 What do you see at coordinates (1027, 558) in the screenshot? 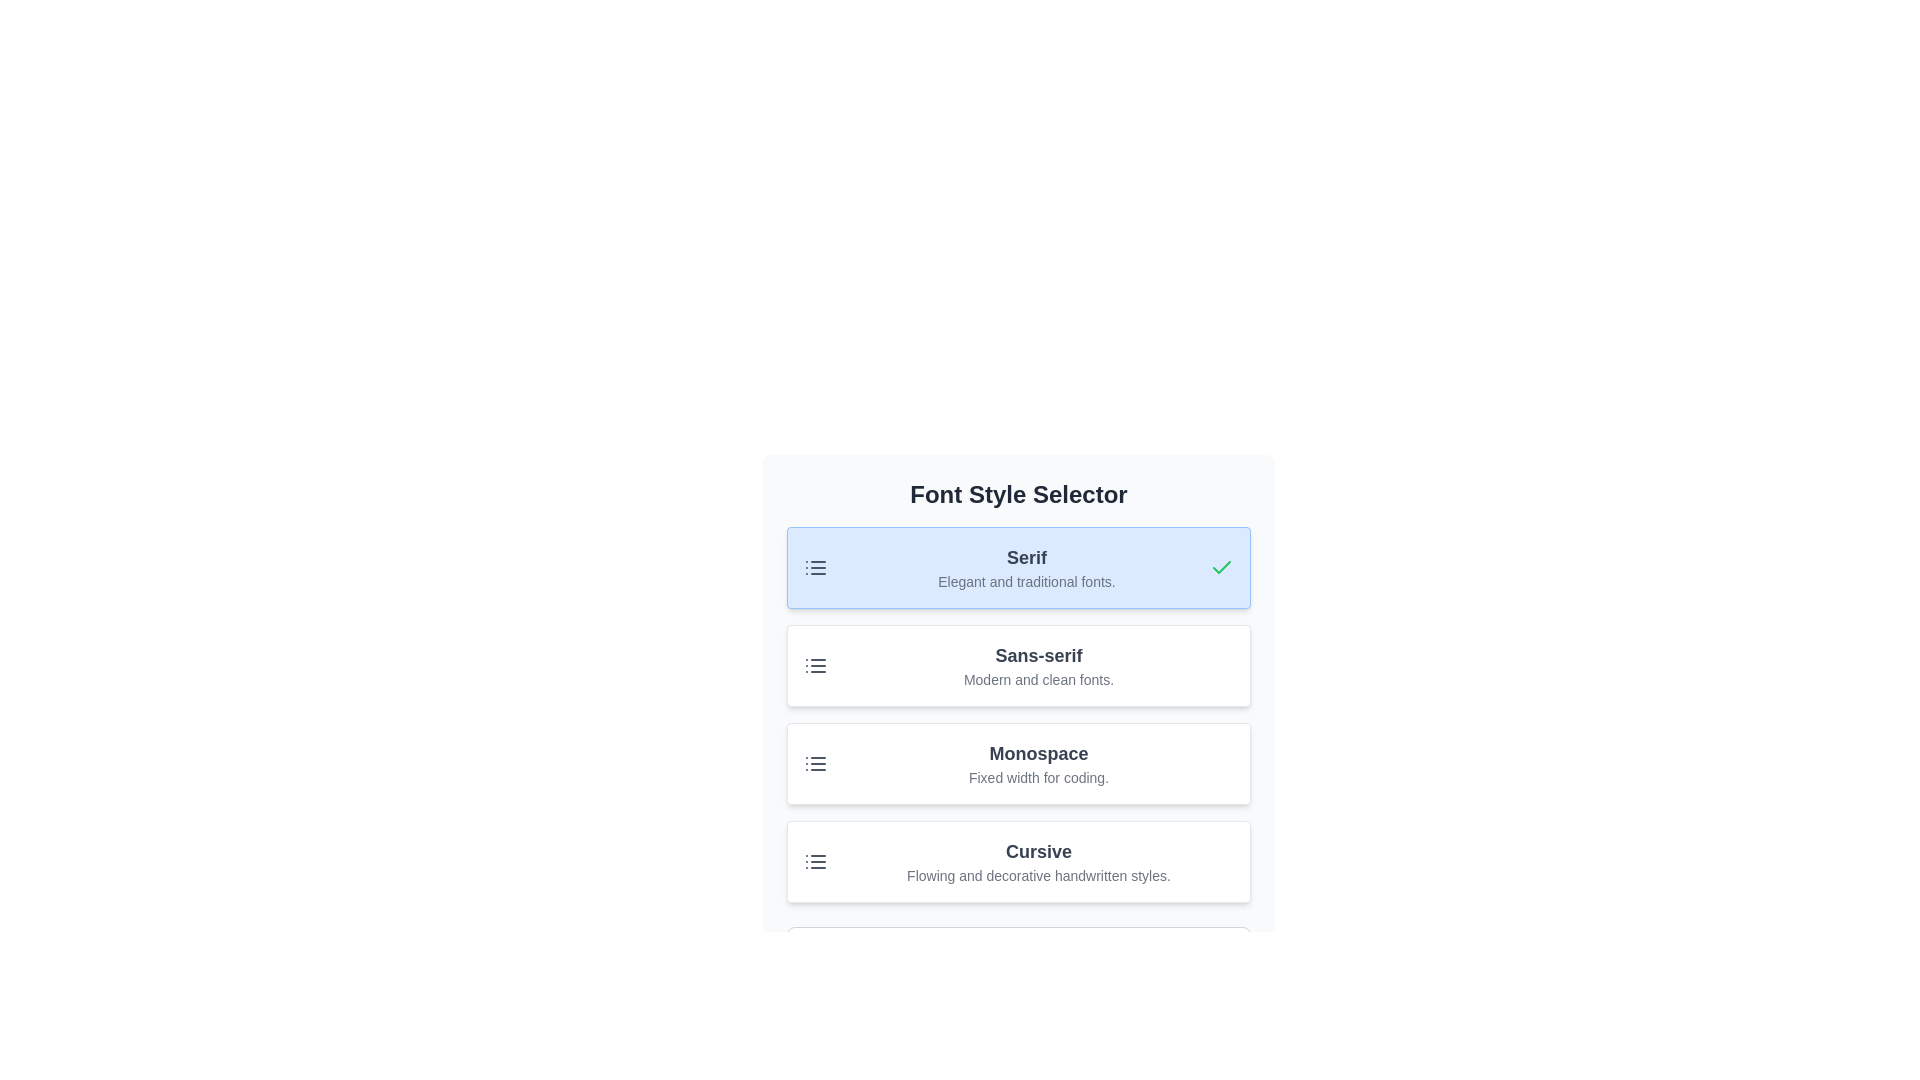
I see `label 'Serif' which is styled in bold and larger font at the top of the Font Style Selector section` at bounding box center [1027, 558].